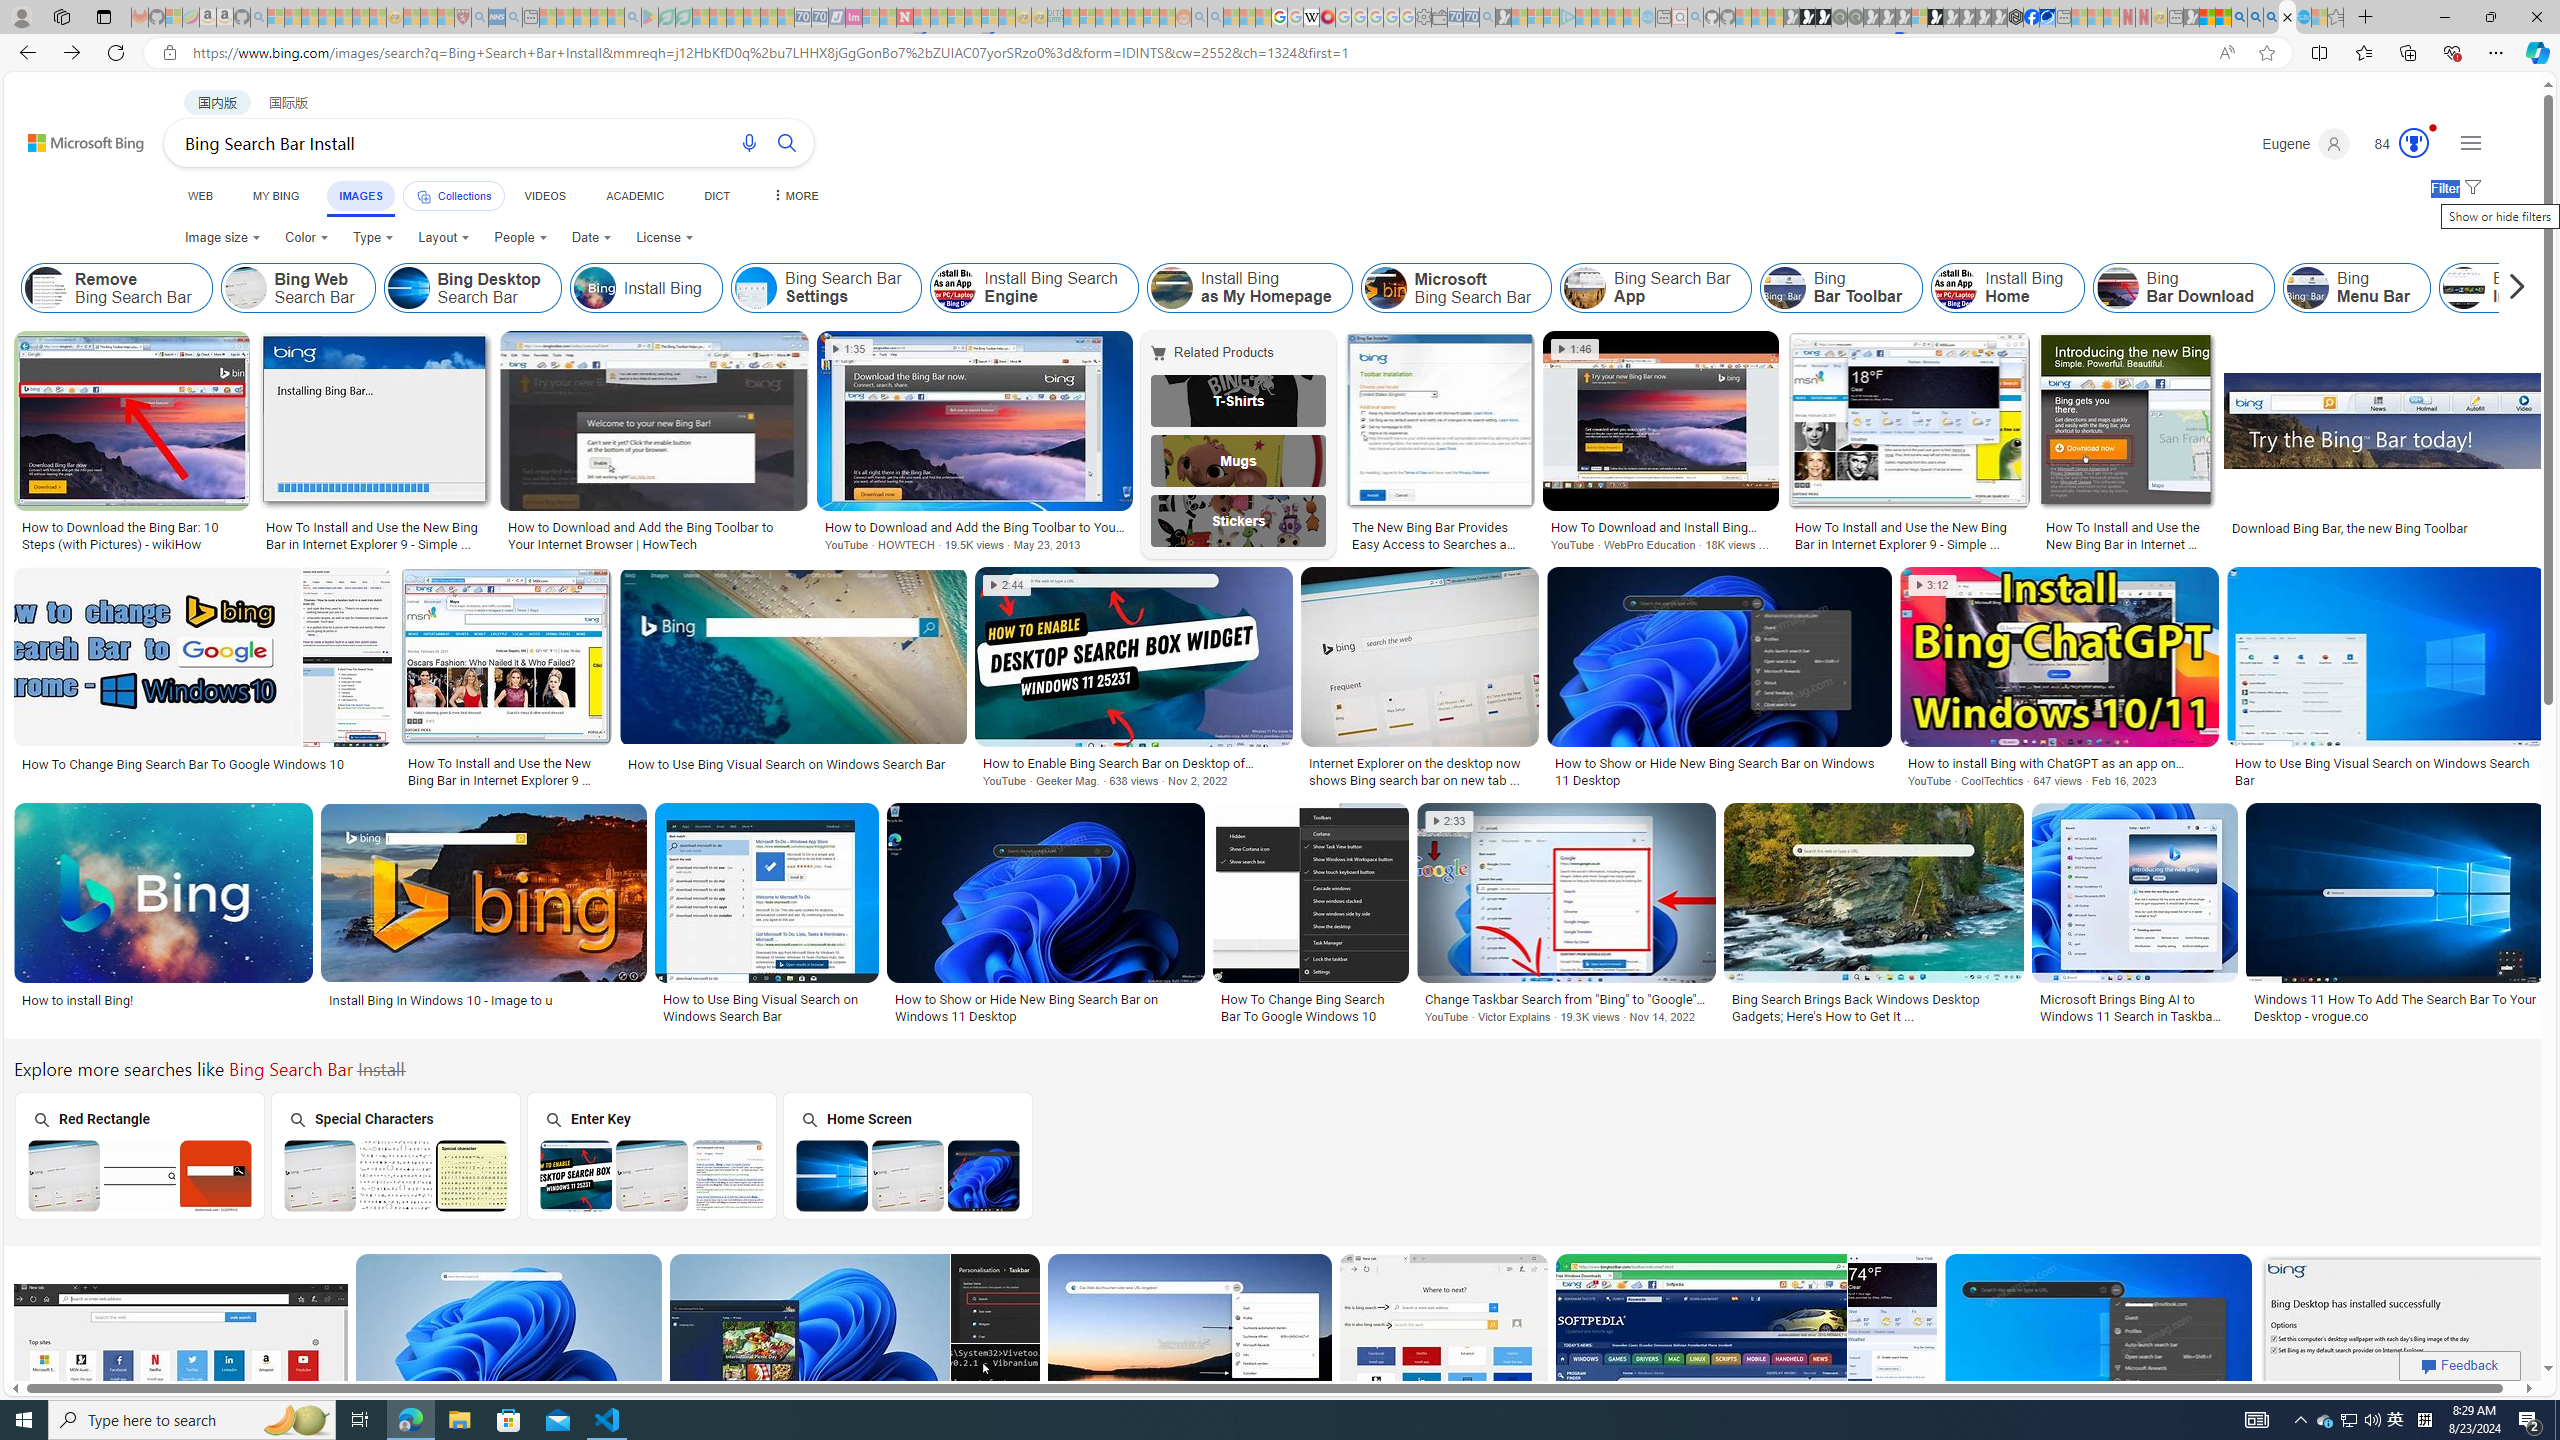 The width and height of the screenshot is (2560, 1440). Describe the element at coordinates (716, 195) in the screenshot. I see `'DICT'` at that location.